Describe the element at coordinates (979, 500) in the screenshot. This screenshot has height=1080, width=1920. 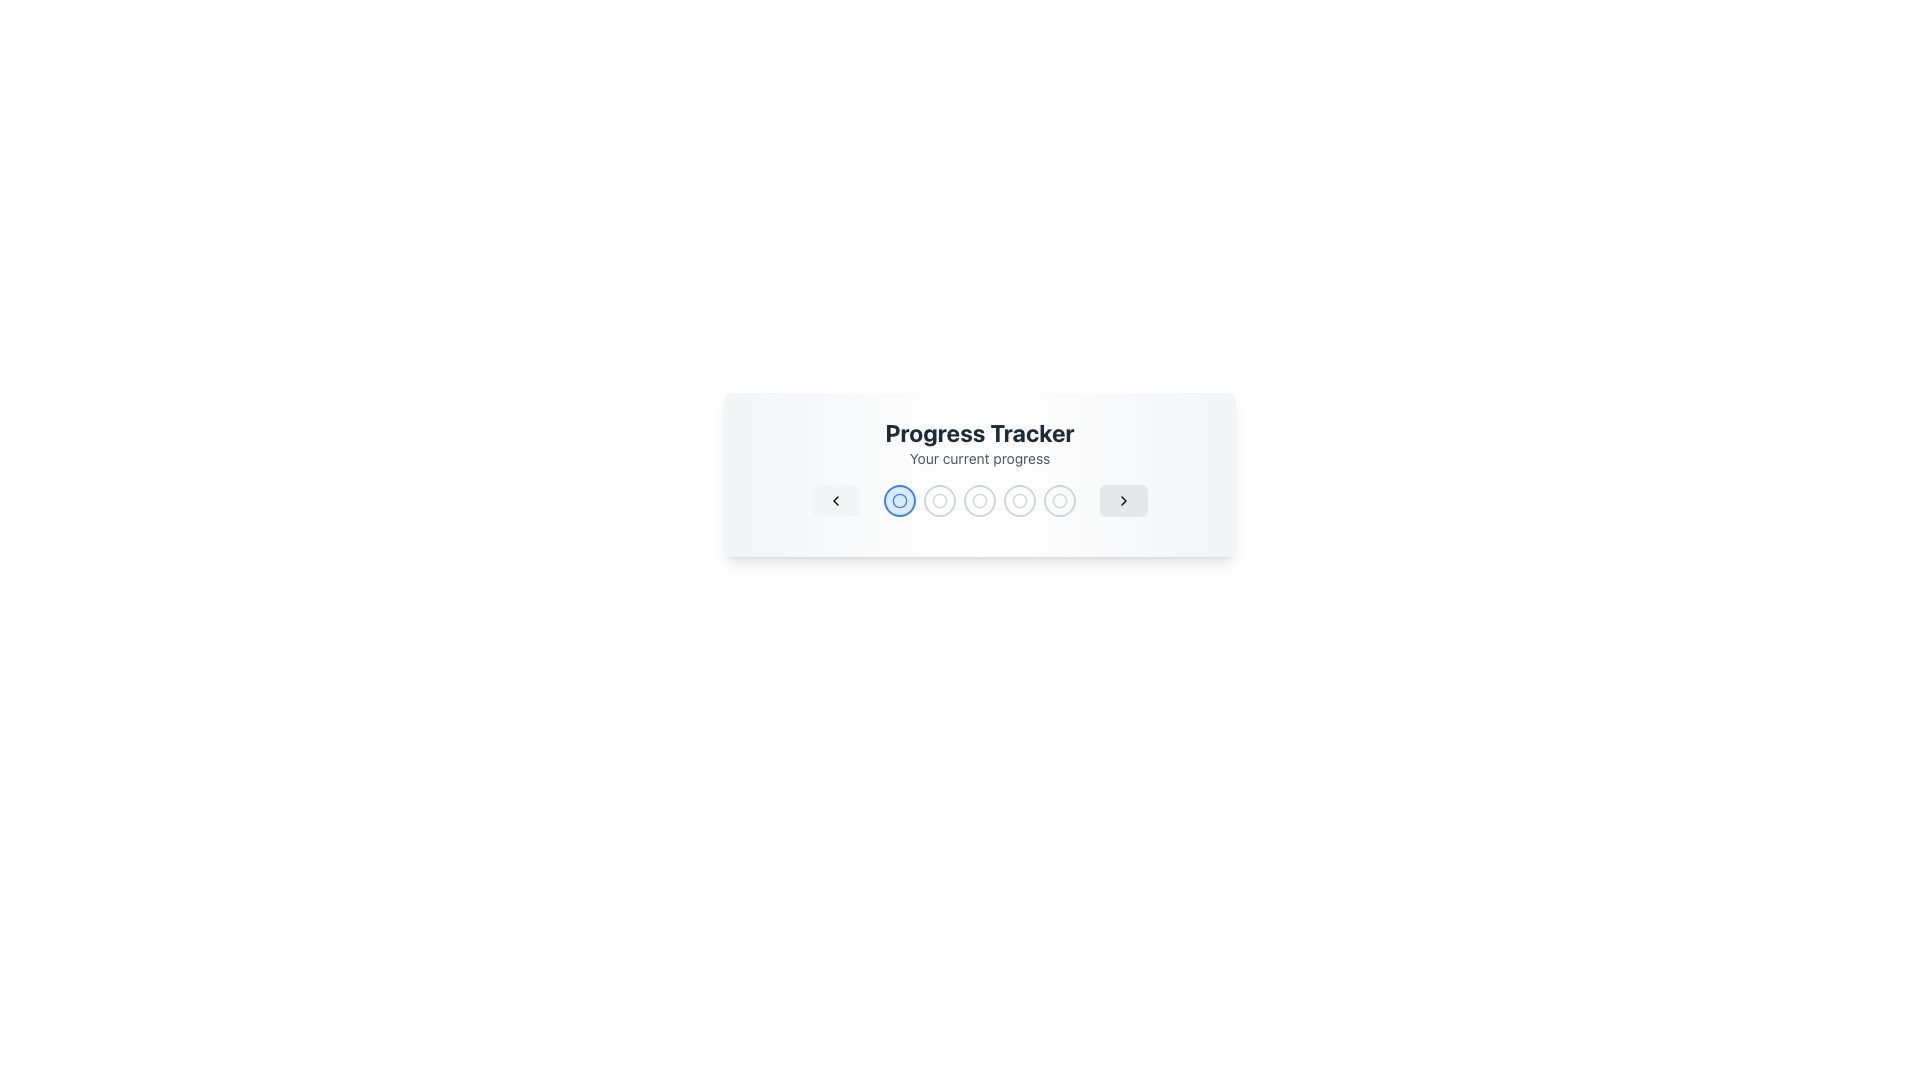
I see `the third circular progress indicator element, which has a gray border and a hollow circle inside, located centrally among other indicators` at that location.